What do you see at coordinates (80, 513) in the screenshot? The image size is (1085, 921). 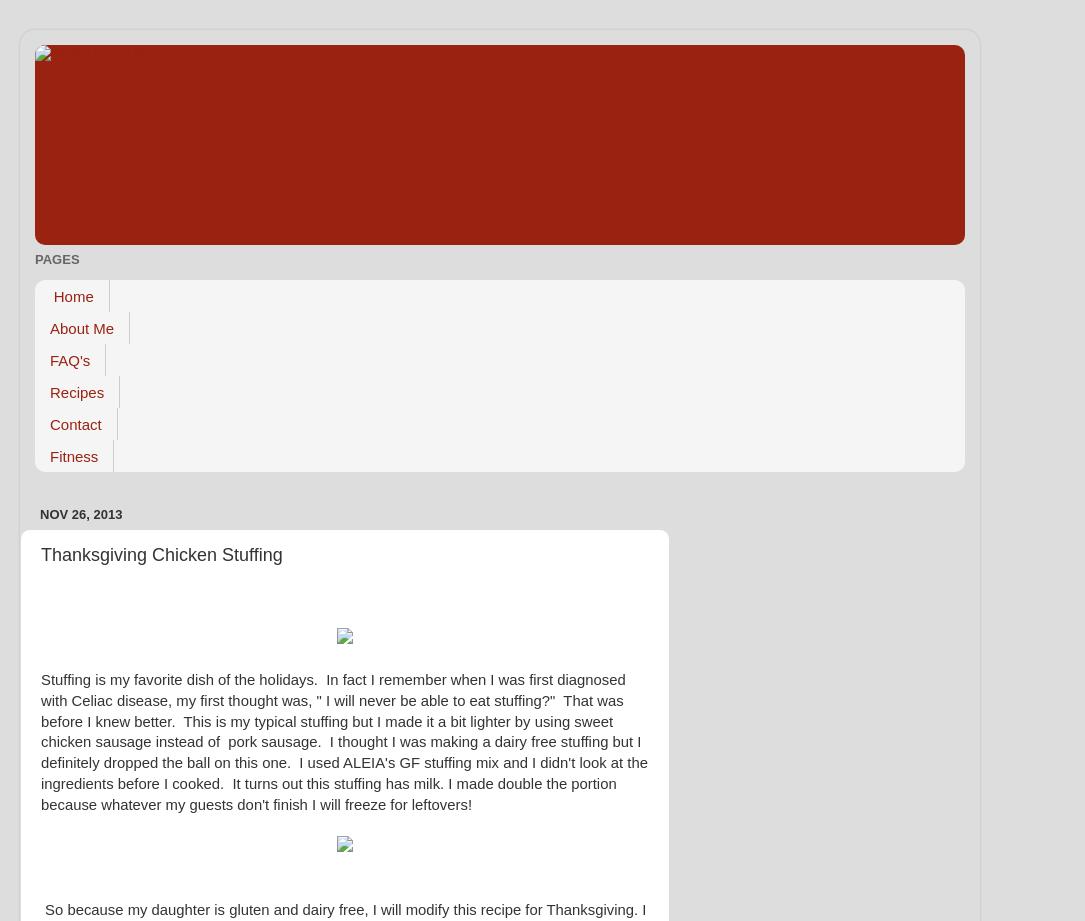 I see `'Nov 26, 2013'` at bounding box center [80, 513].